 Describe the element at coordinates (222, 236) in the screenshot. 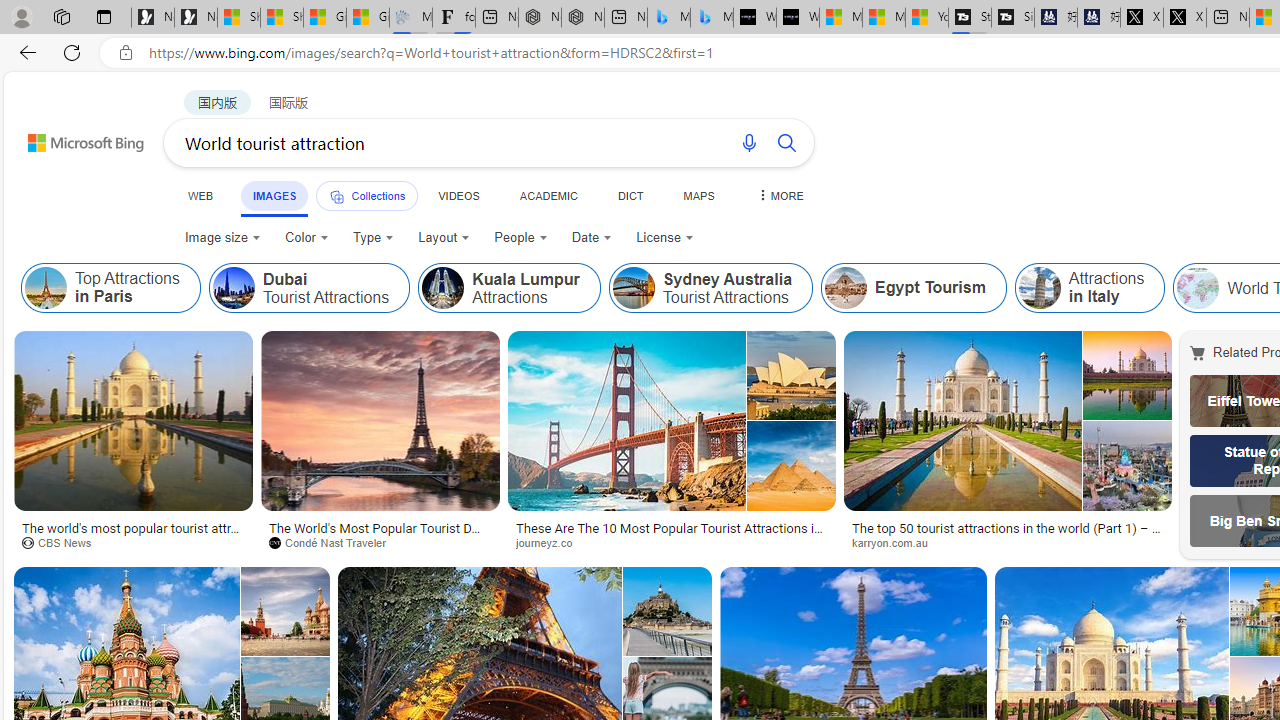

I see `'Image size'` at that location.